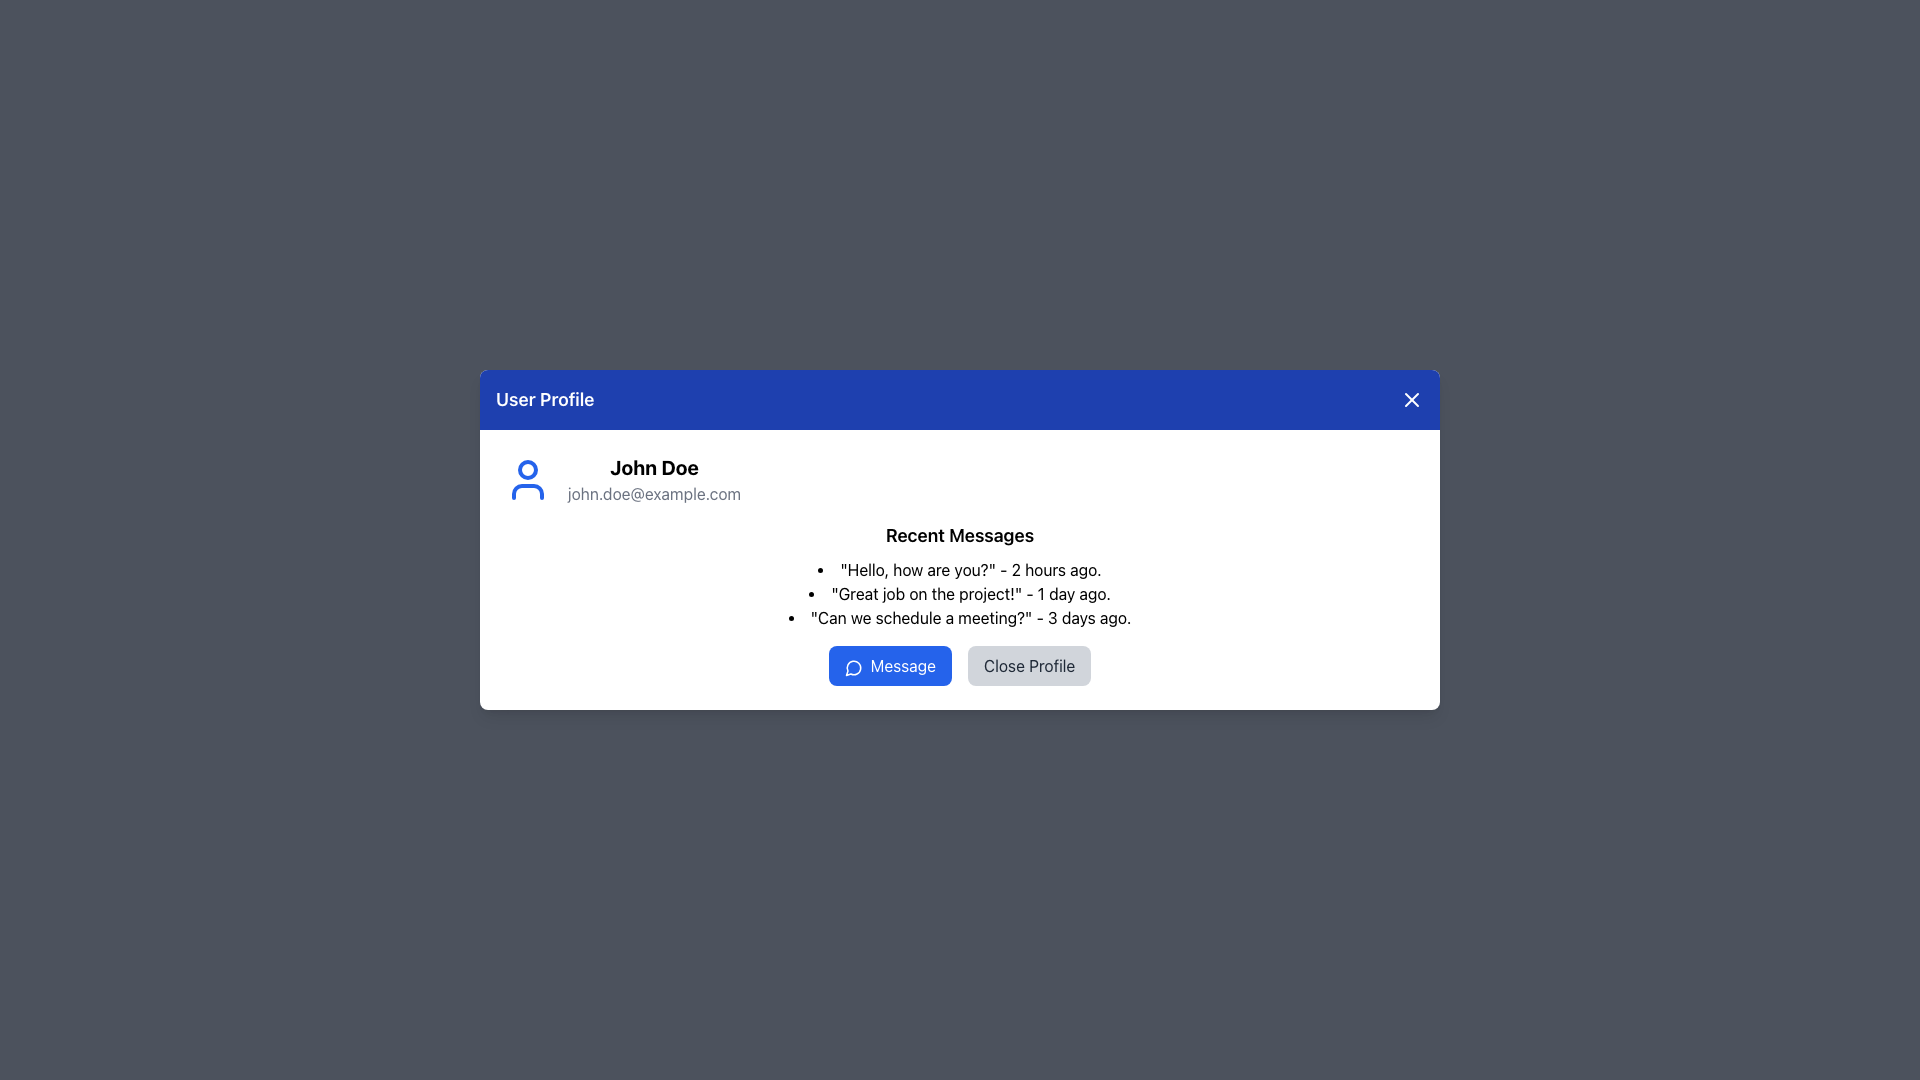 Image resolution: width=1920 pixels, height=1080 pixels. I want to click on the Text List that displays recent user messages or notifications, located centrally in the User Profile dialog, just below the 'Recent Messages' header, so click(960, 593).